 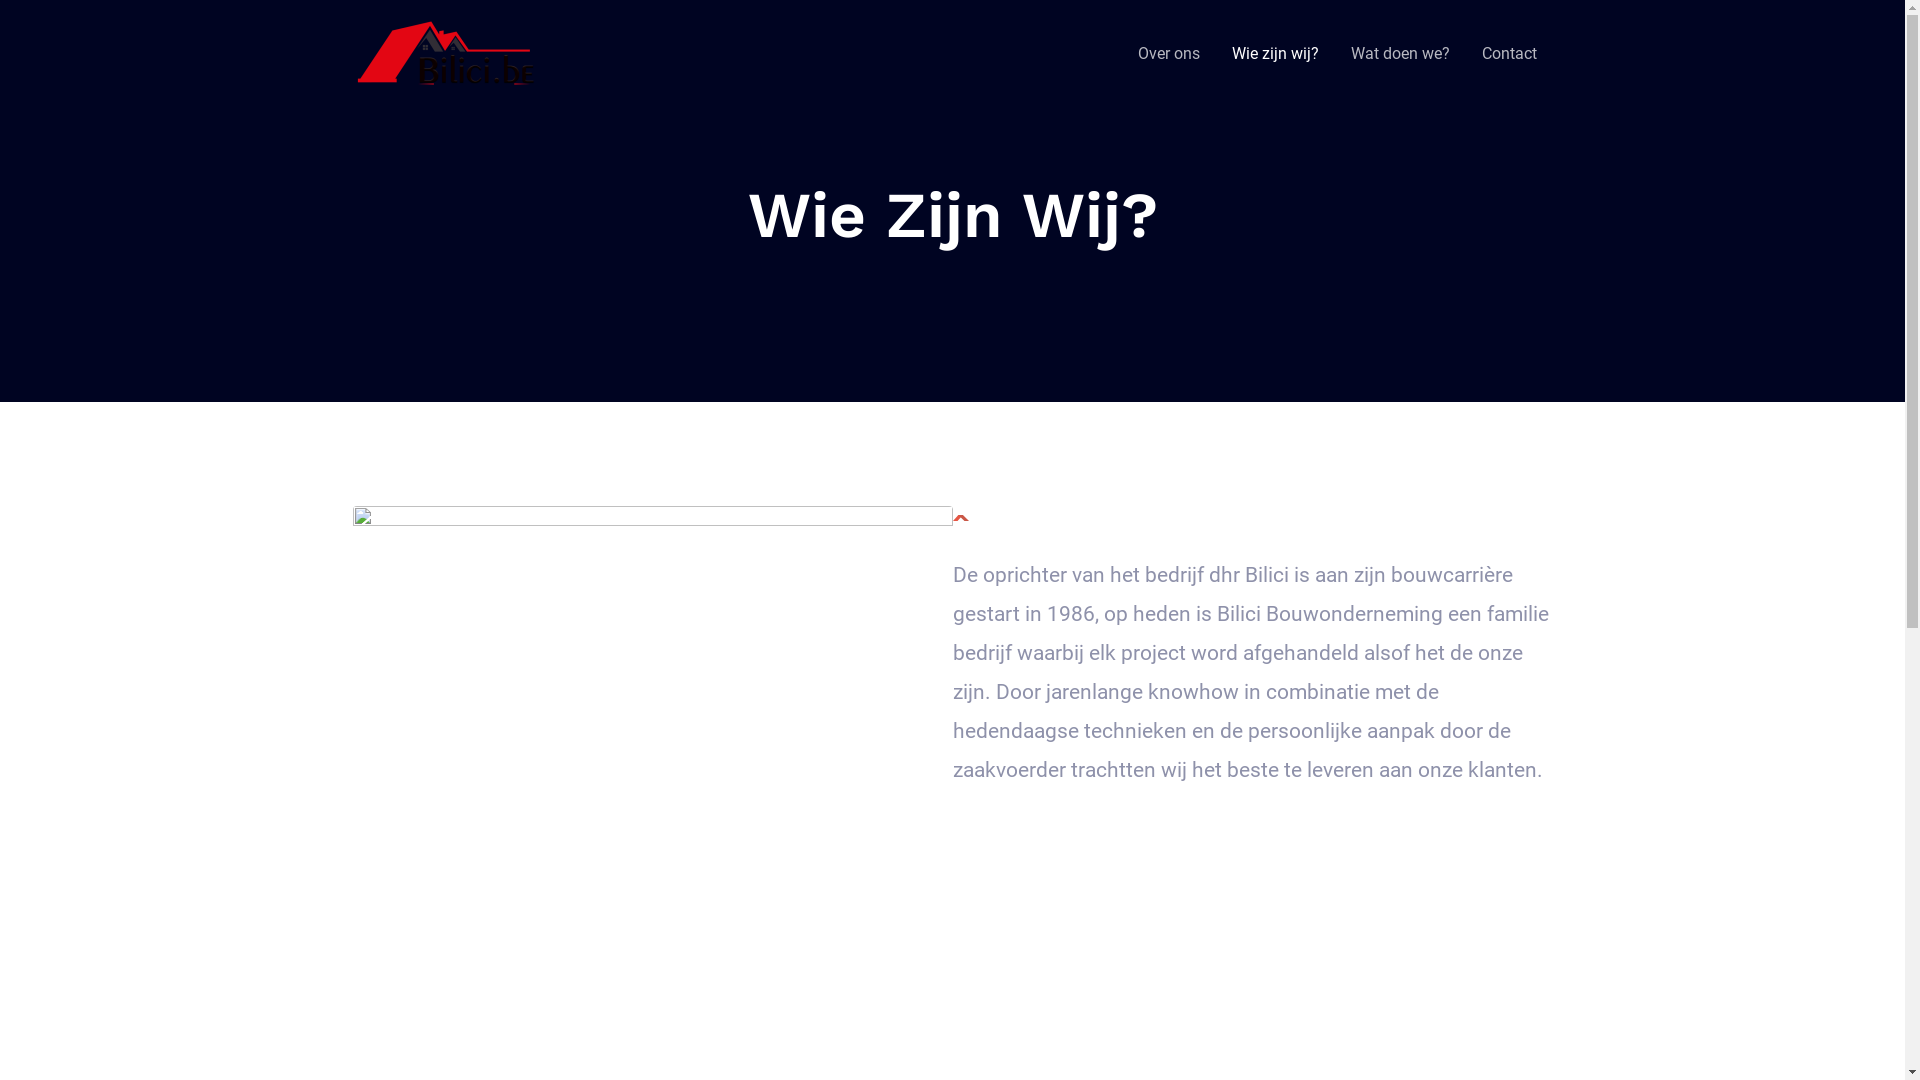 I want to click on 'Over ons', so click(x=1169, y=52).